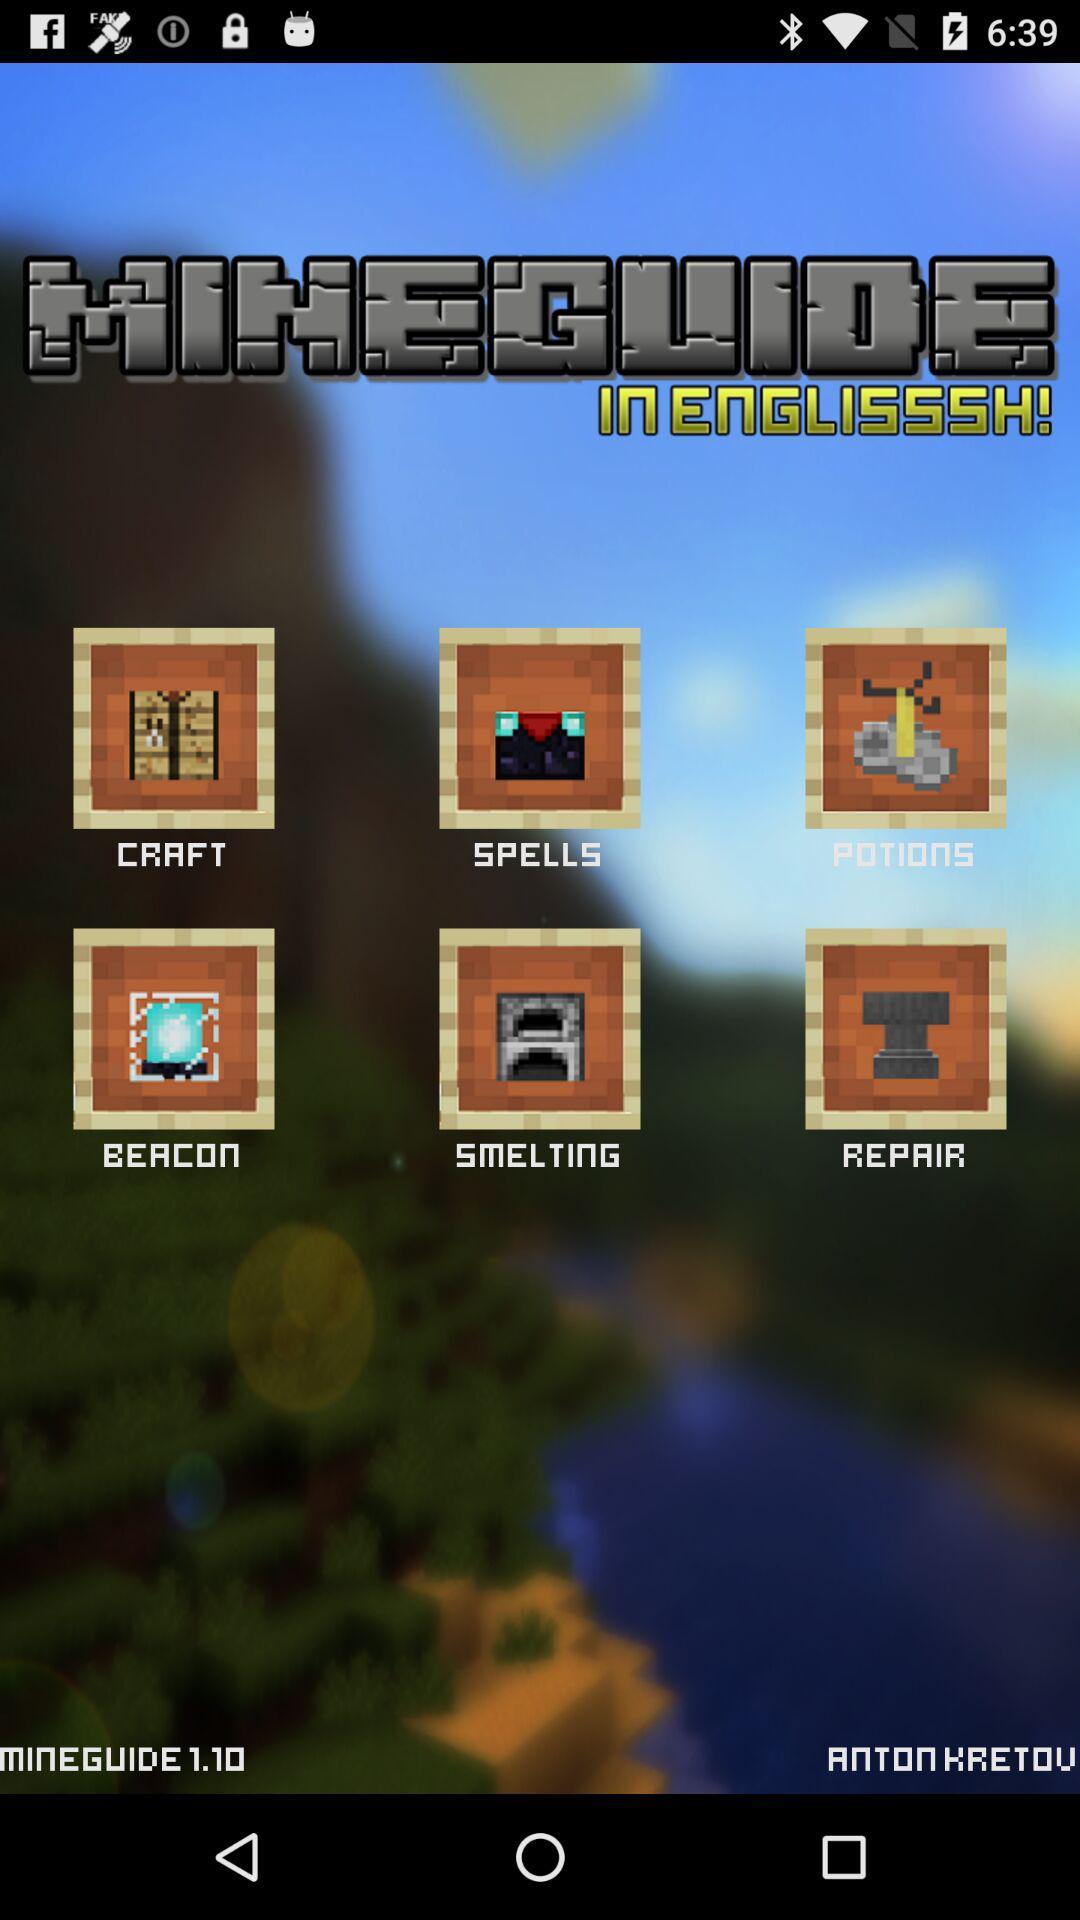  Describe the element at coordinates (906, 1028) in the screenshot. I see `press repair` at that location.